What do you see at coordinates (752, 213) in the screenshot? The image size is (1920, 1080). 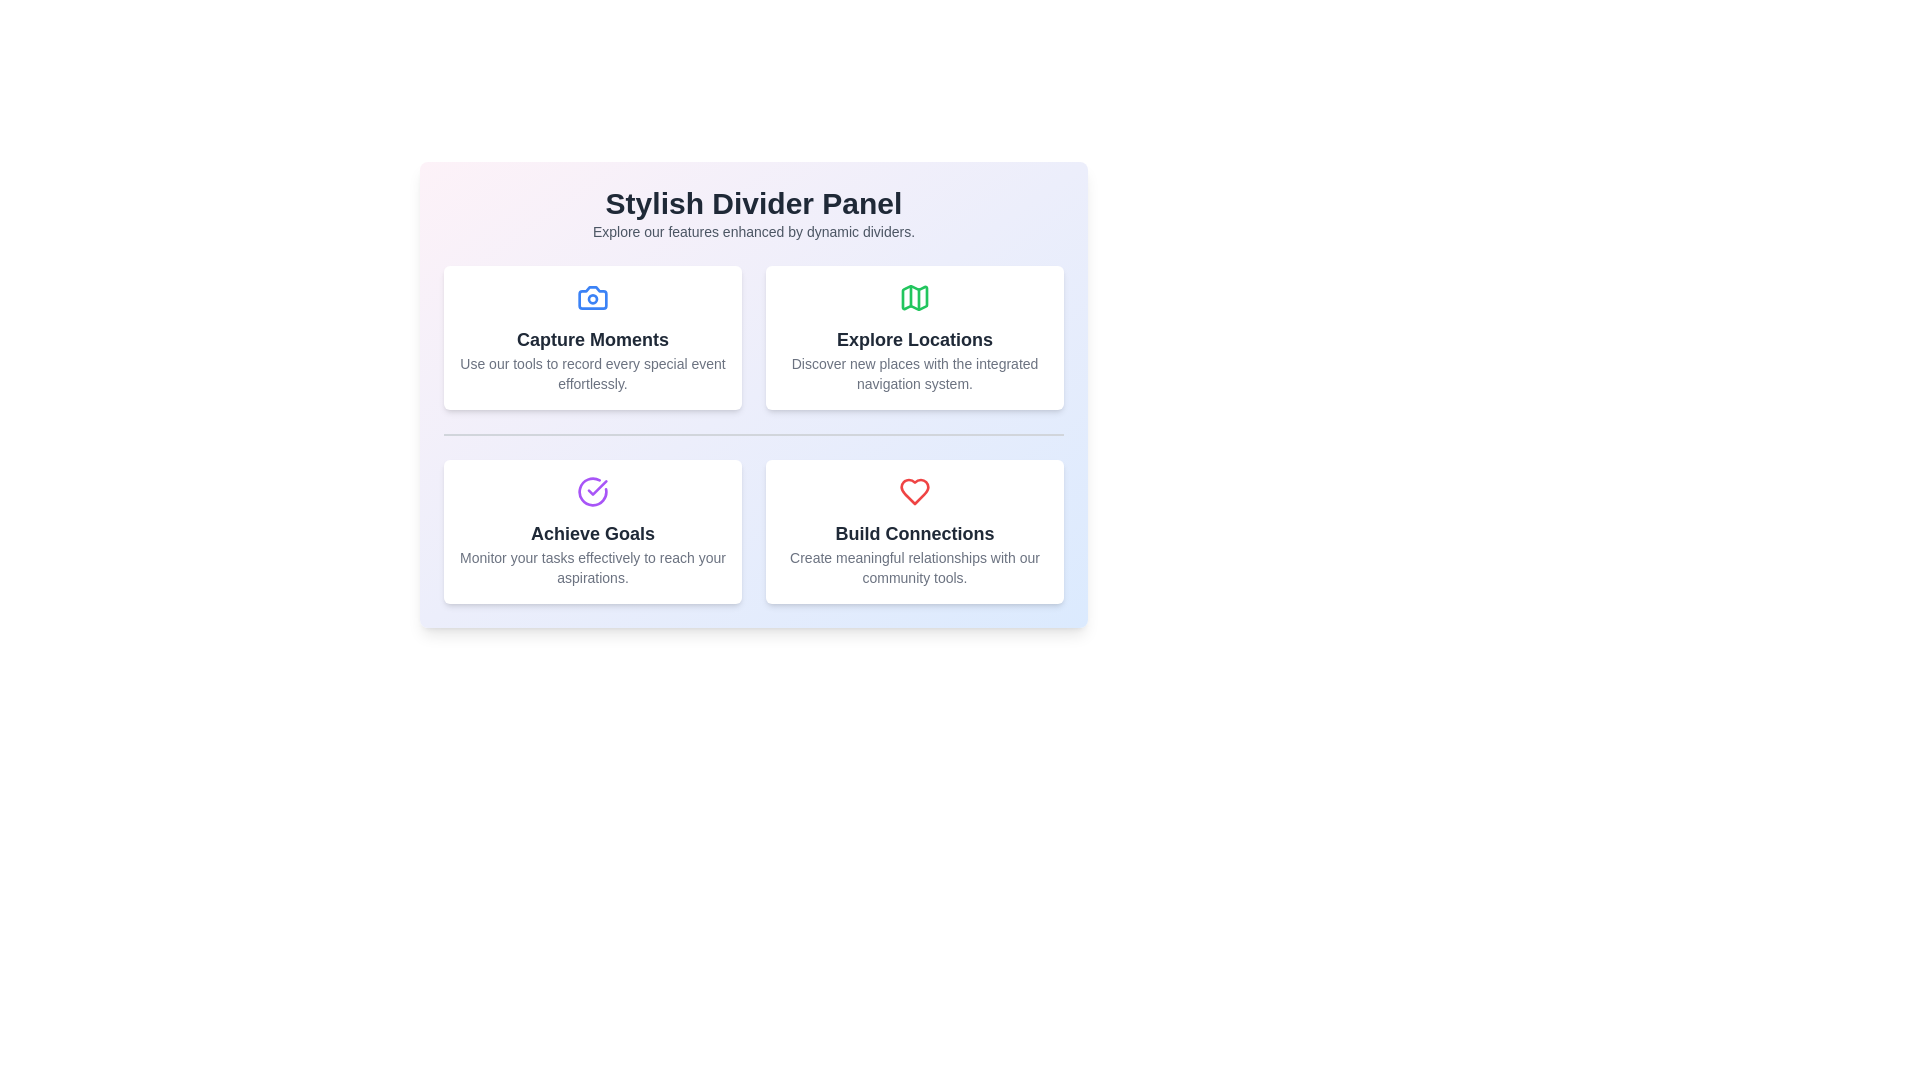 I see `the styled Text component that serves as a title or introductory section at the top of the interface` at bounding box center [752, 213].